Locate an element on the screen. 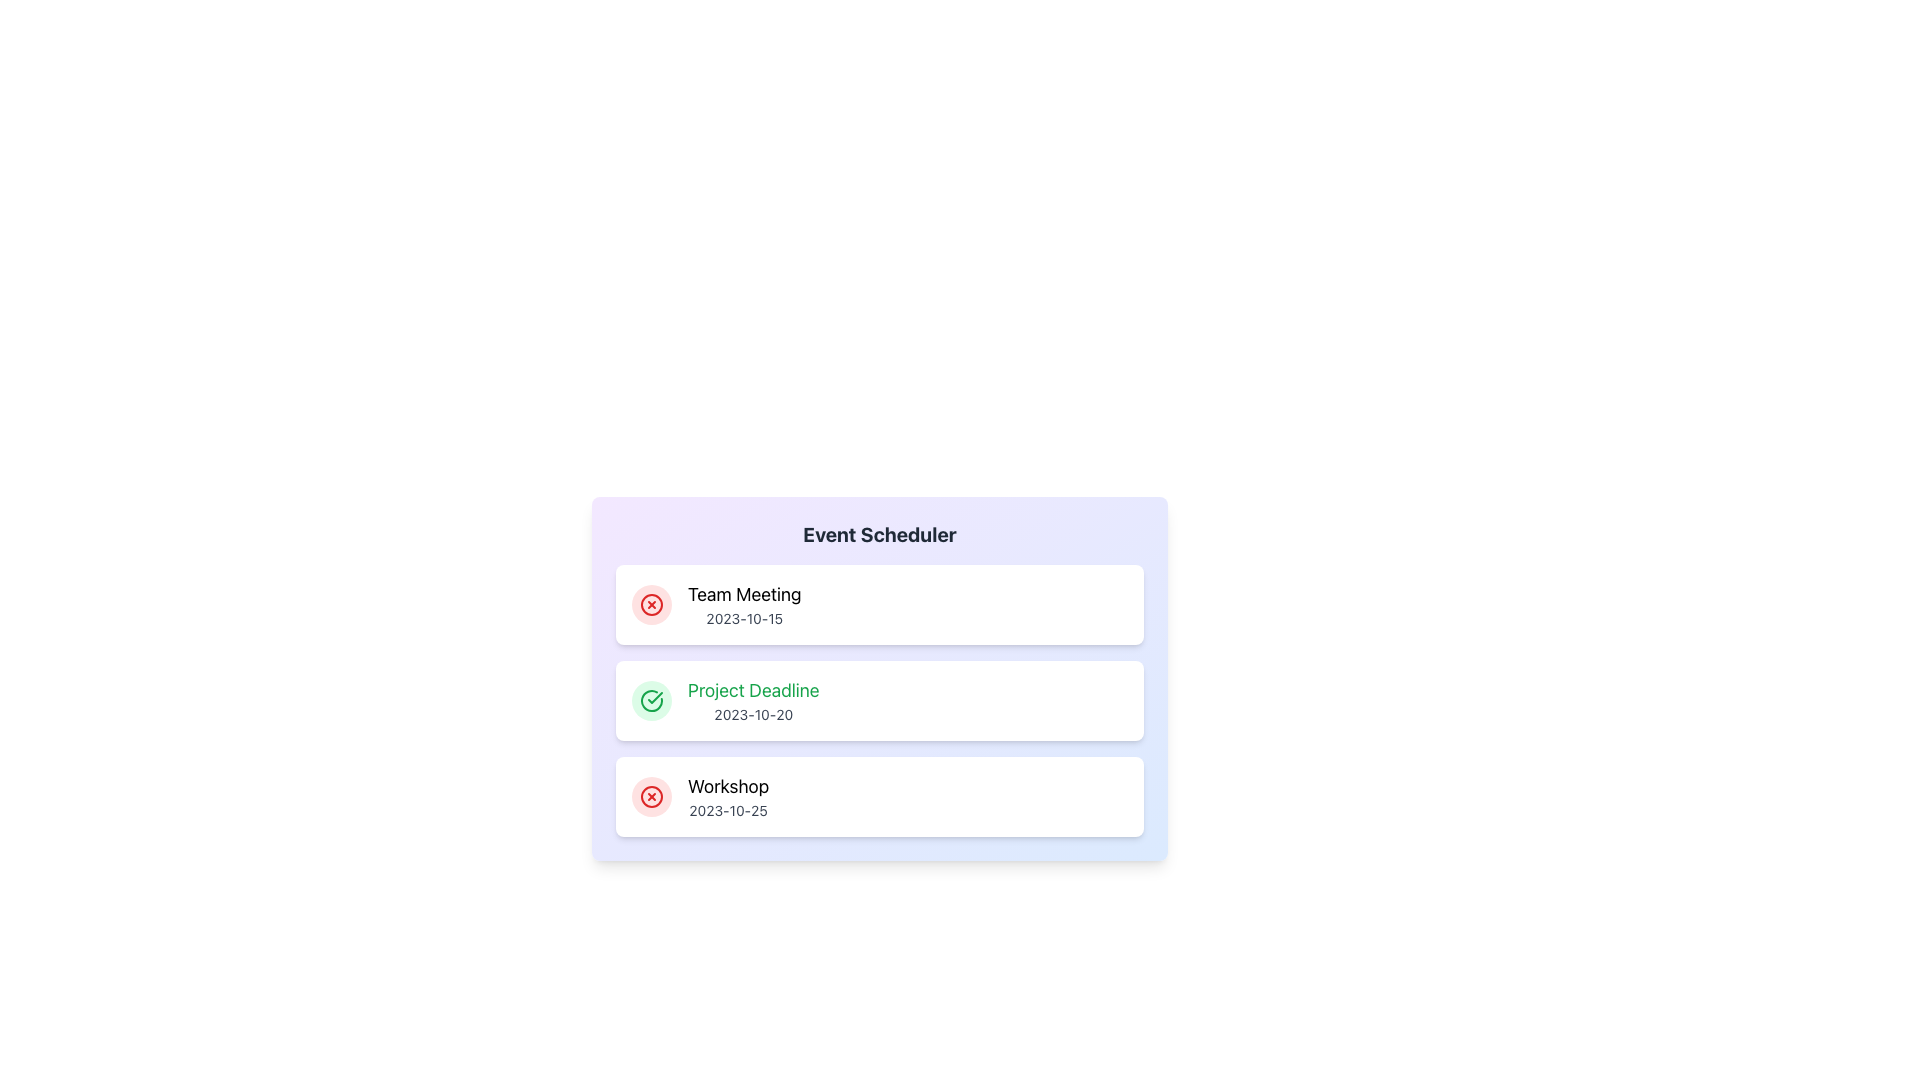 The height and width of the screenshot is (1080, 1920). the 'Project Deadline' text block in the 'Event Scheduler' section, which displays the title in a large green font and the date in a smaller gray font is located at coordinates (752, 700).